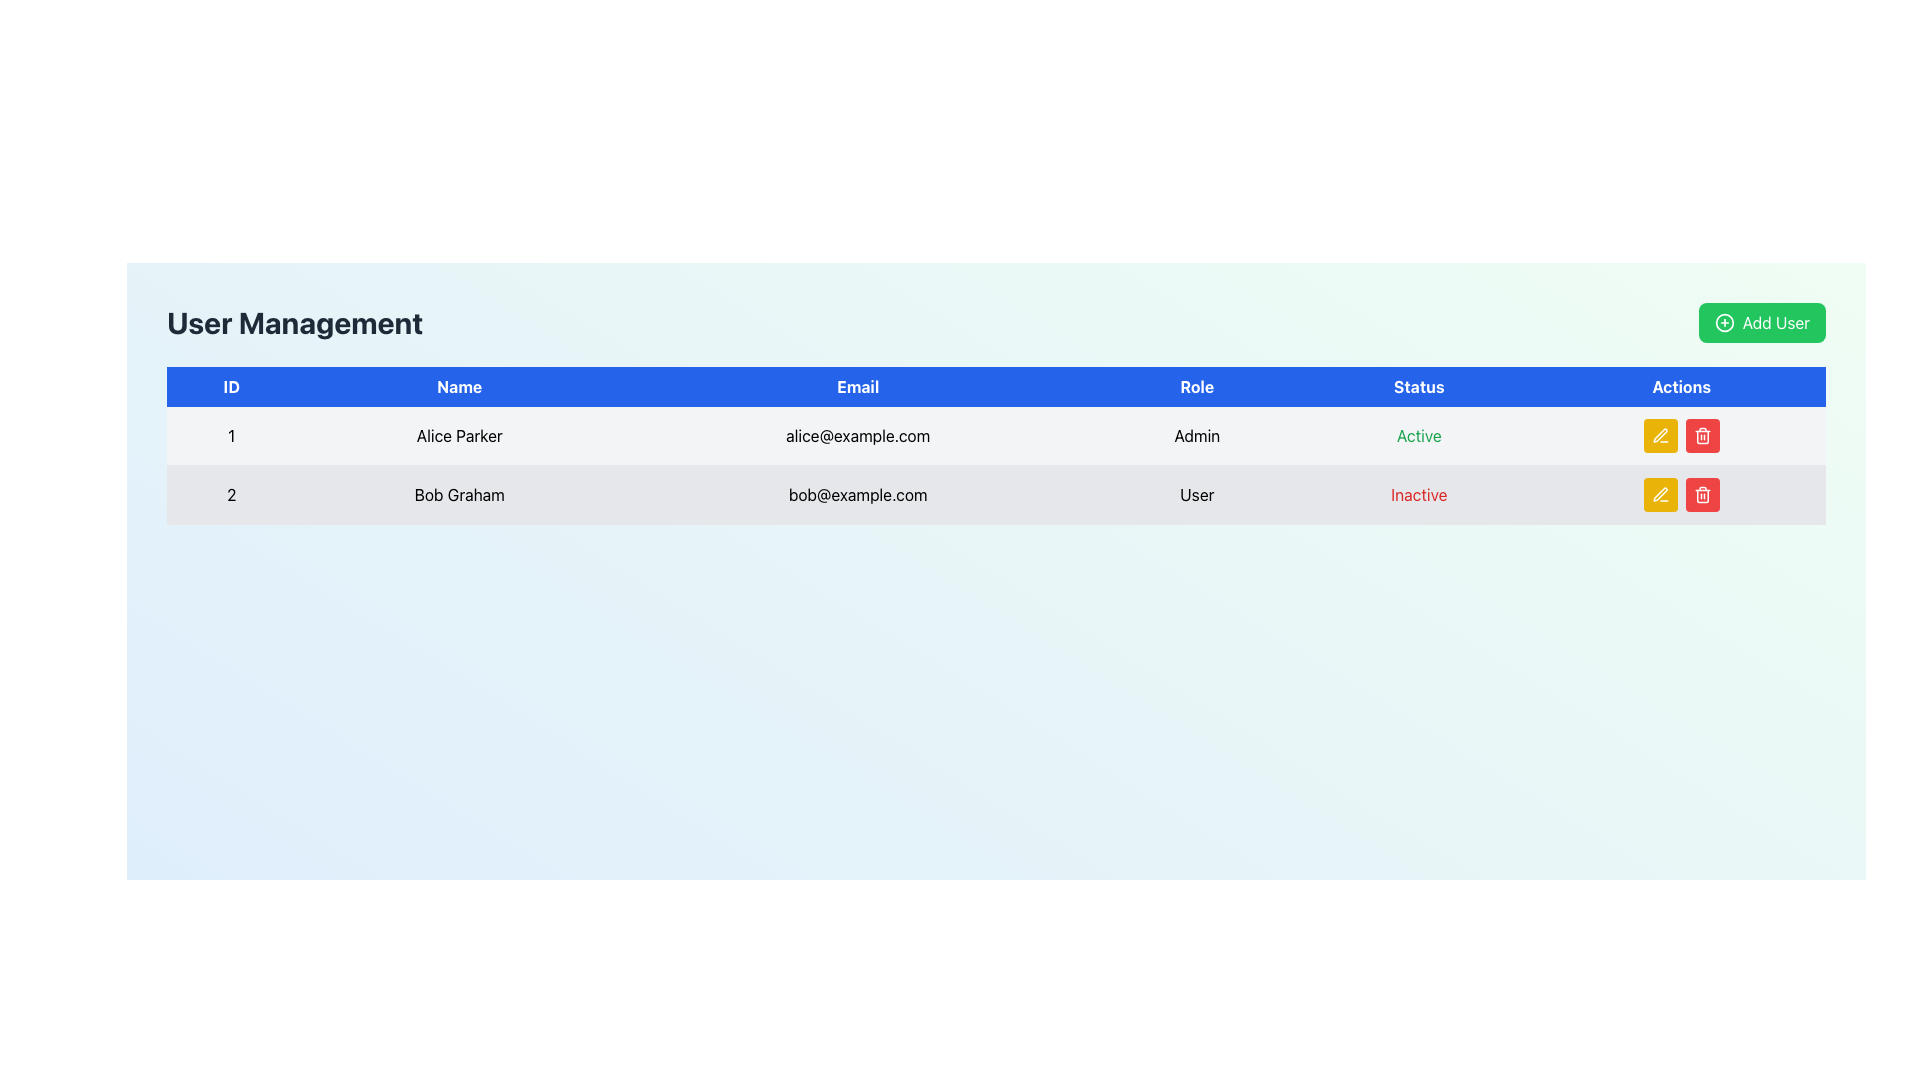 The image size is (1920, 1080). Describe the element at coordinates (1701, 495) in the screenshot. I see `the trash can icon, which is the second button in the rightmost 'Actions' column of the user management table's second row` at that location.